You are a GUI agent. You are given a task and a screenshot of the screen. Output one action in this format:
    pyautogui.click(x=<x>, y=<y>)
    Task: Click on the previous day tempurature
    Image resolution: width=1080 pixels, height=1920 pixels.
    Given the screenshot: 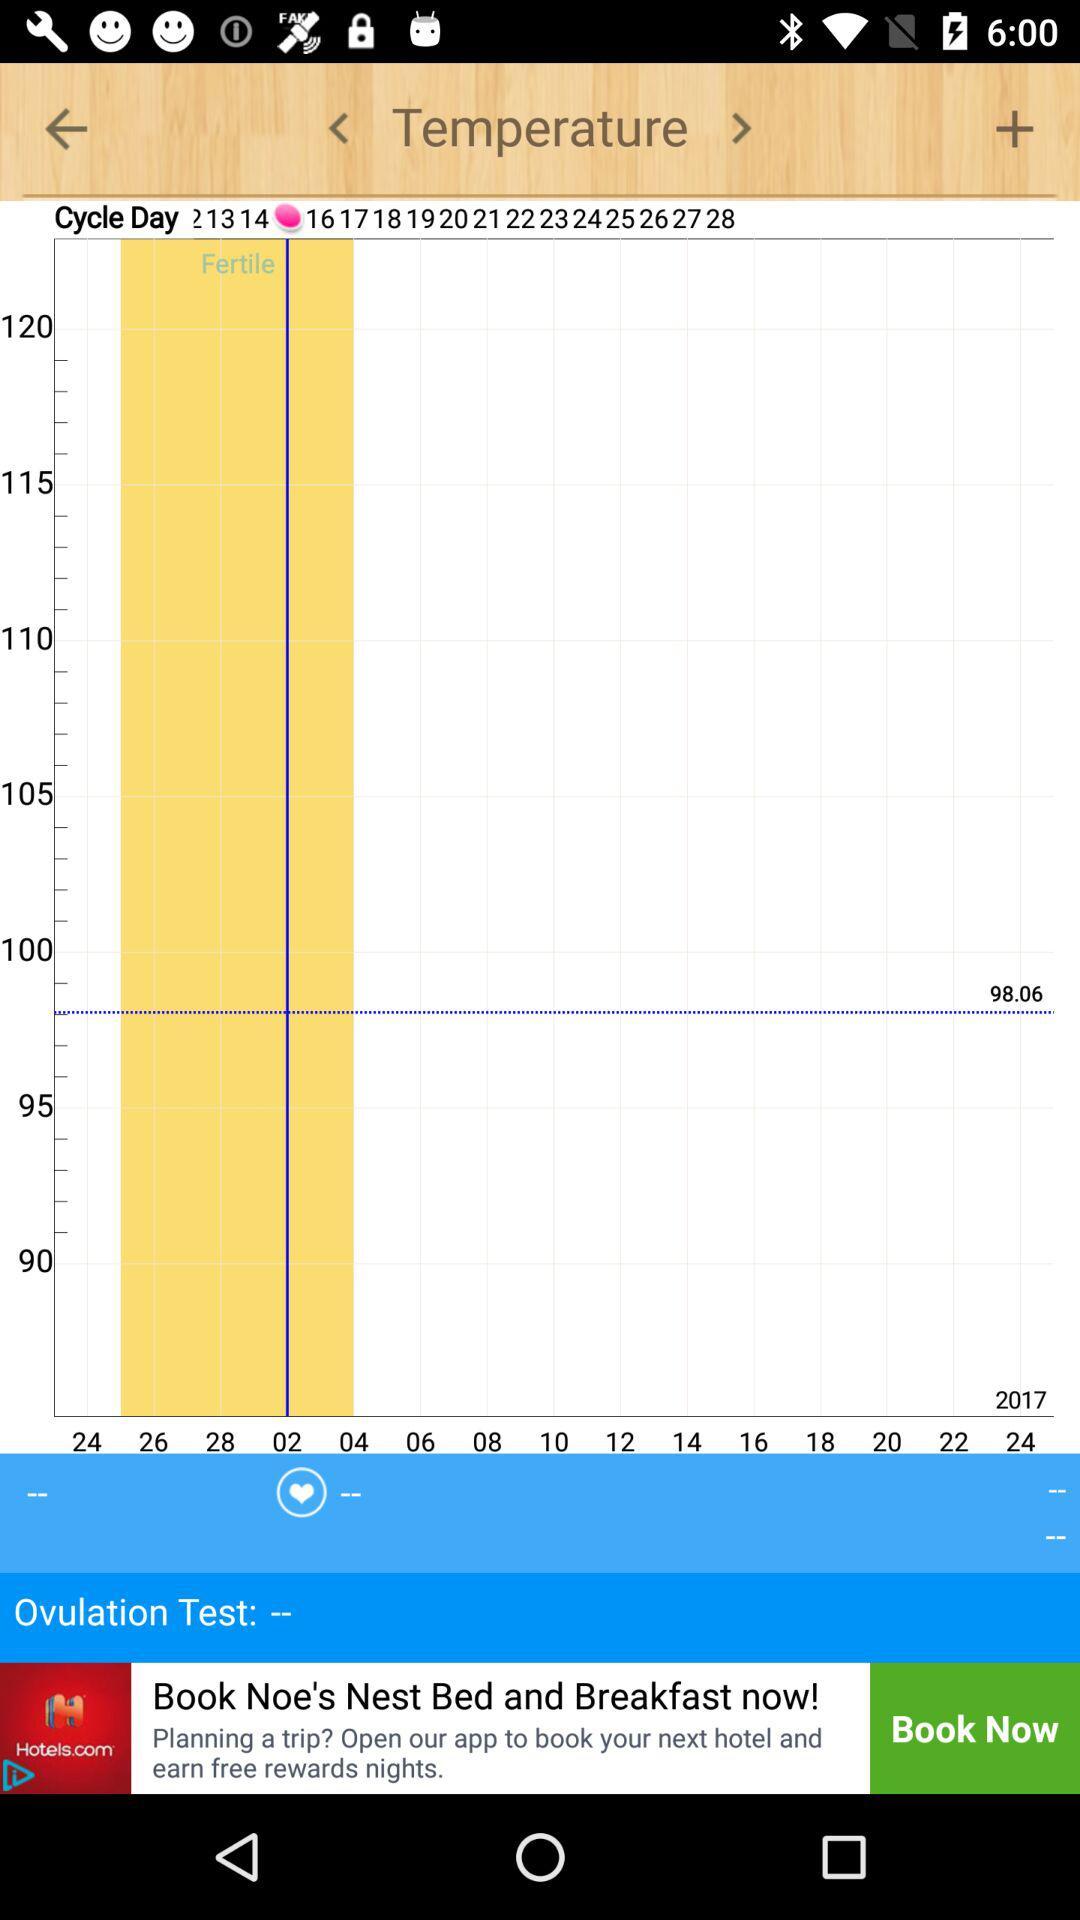 What is the action you would take?
    pyautogui.click(x=338, y=127)
    